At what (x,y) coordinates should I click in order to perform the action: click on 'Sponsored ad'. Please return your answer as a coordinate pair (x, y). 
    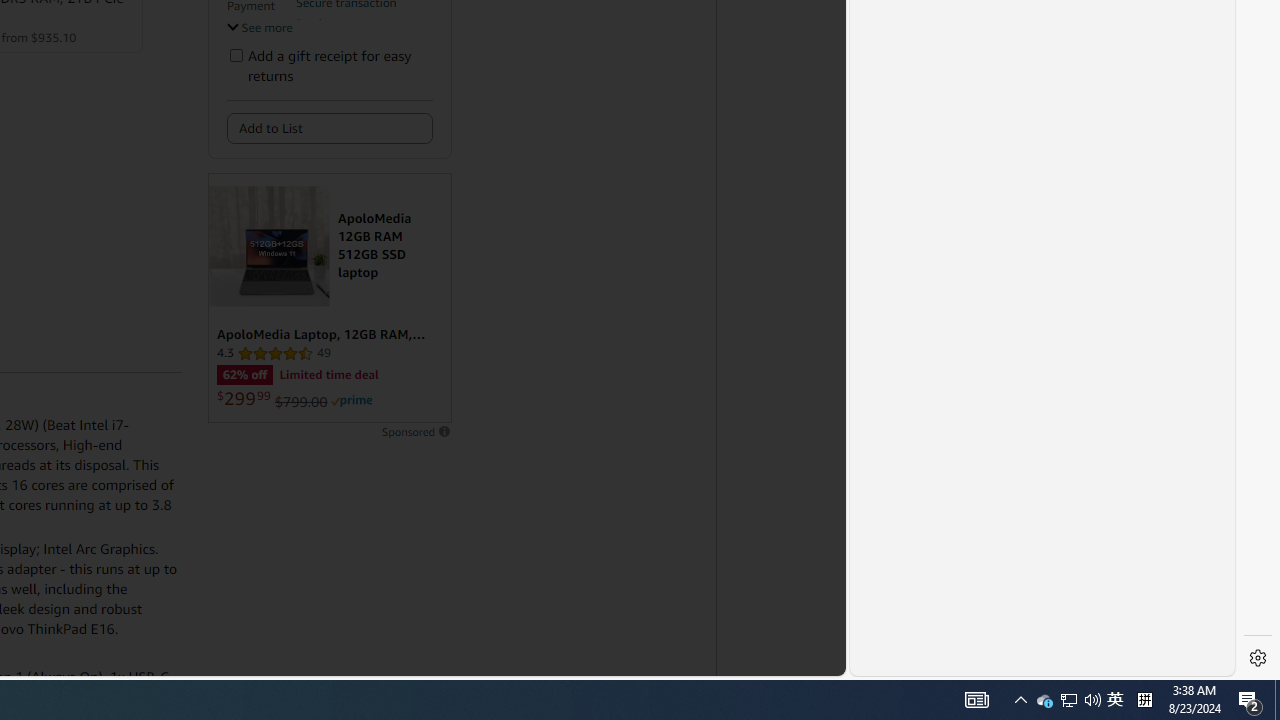
    Looking at the image, I should click on (329, 298).